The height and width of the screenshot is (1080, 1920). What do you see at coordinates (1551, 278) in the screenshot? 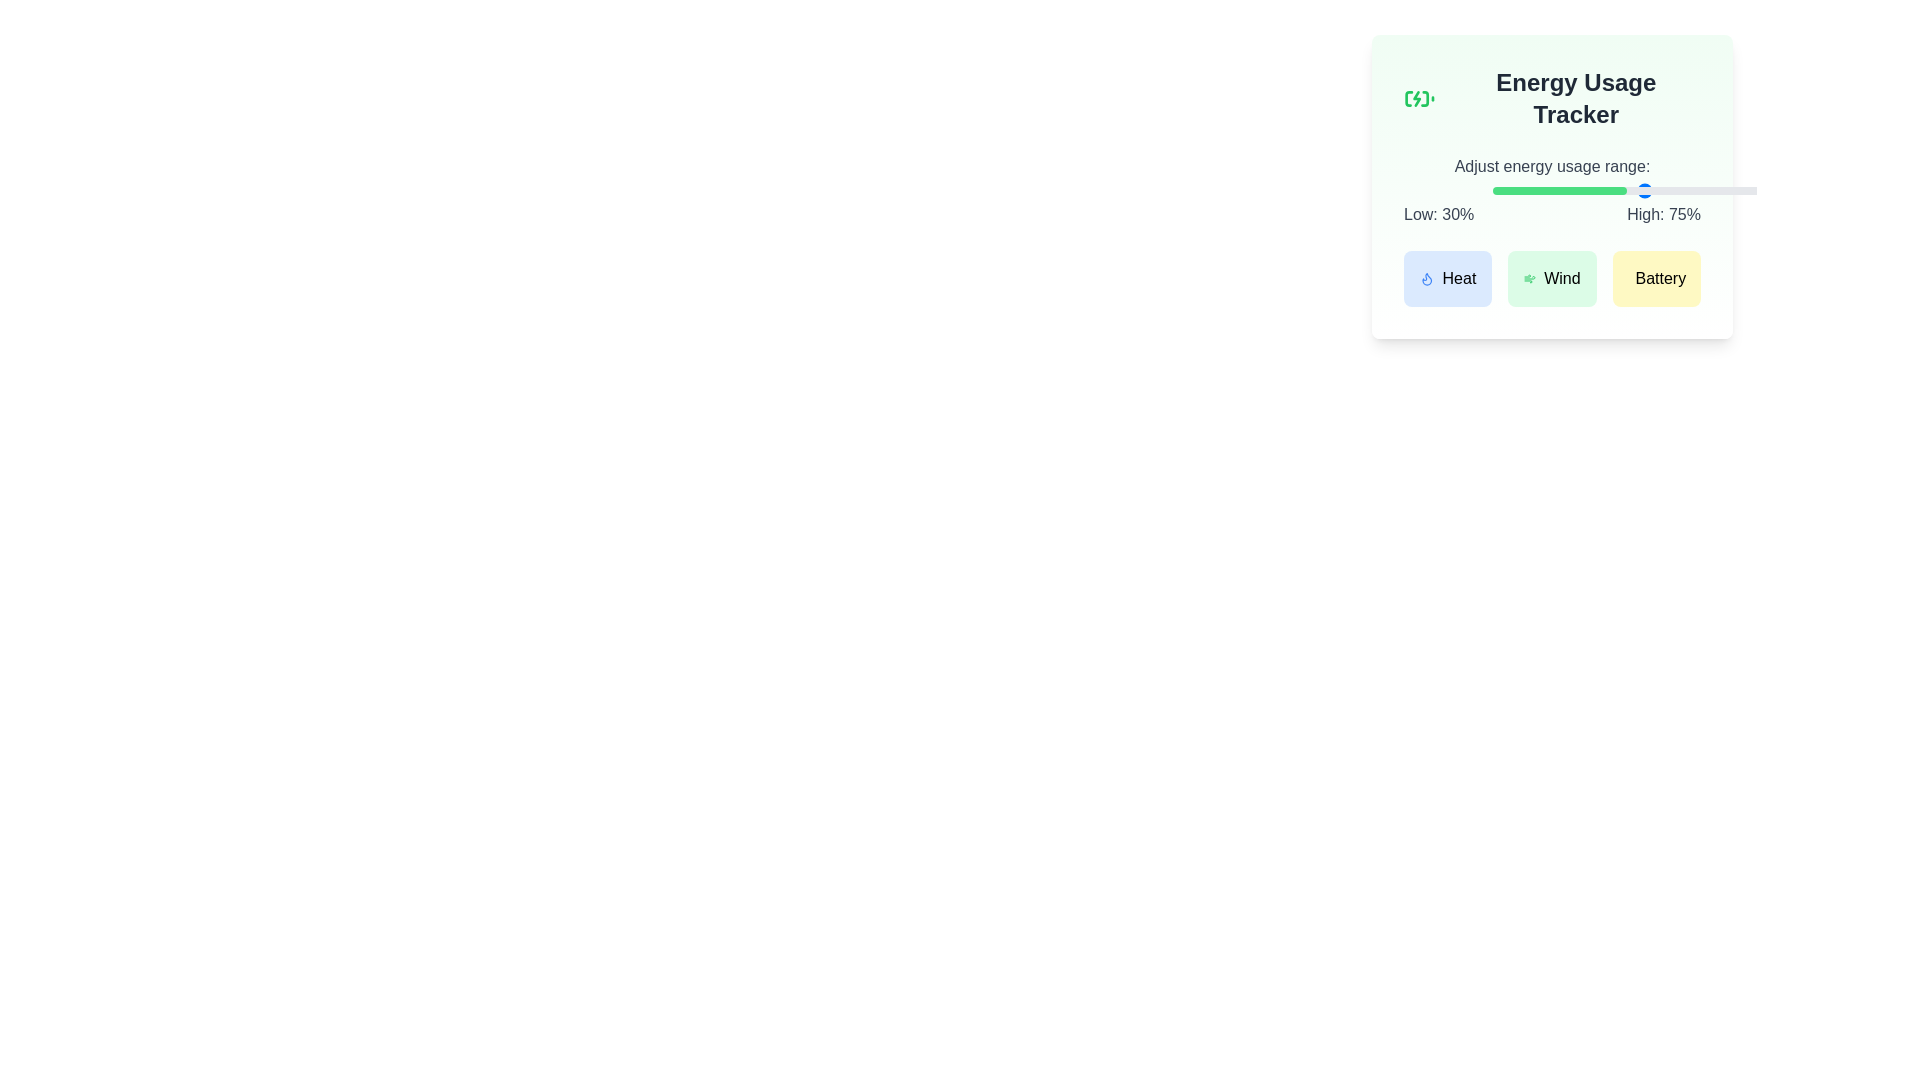
I see `the 'Wind' option button located in the middle of the three buttons in the 'Energy Usage Tracker' card` at bounding box center [1551, 278].